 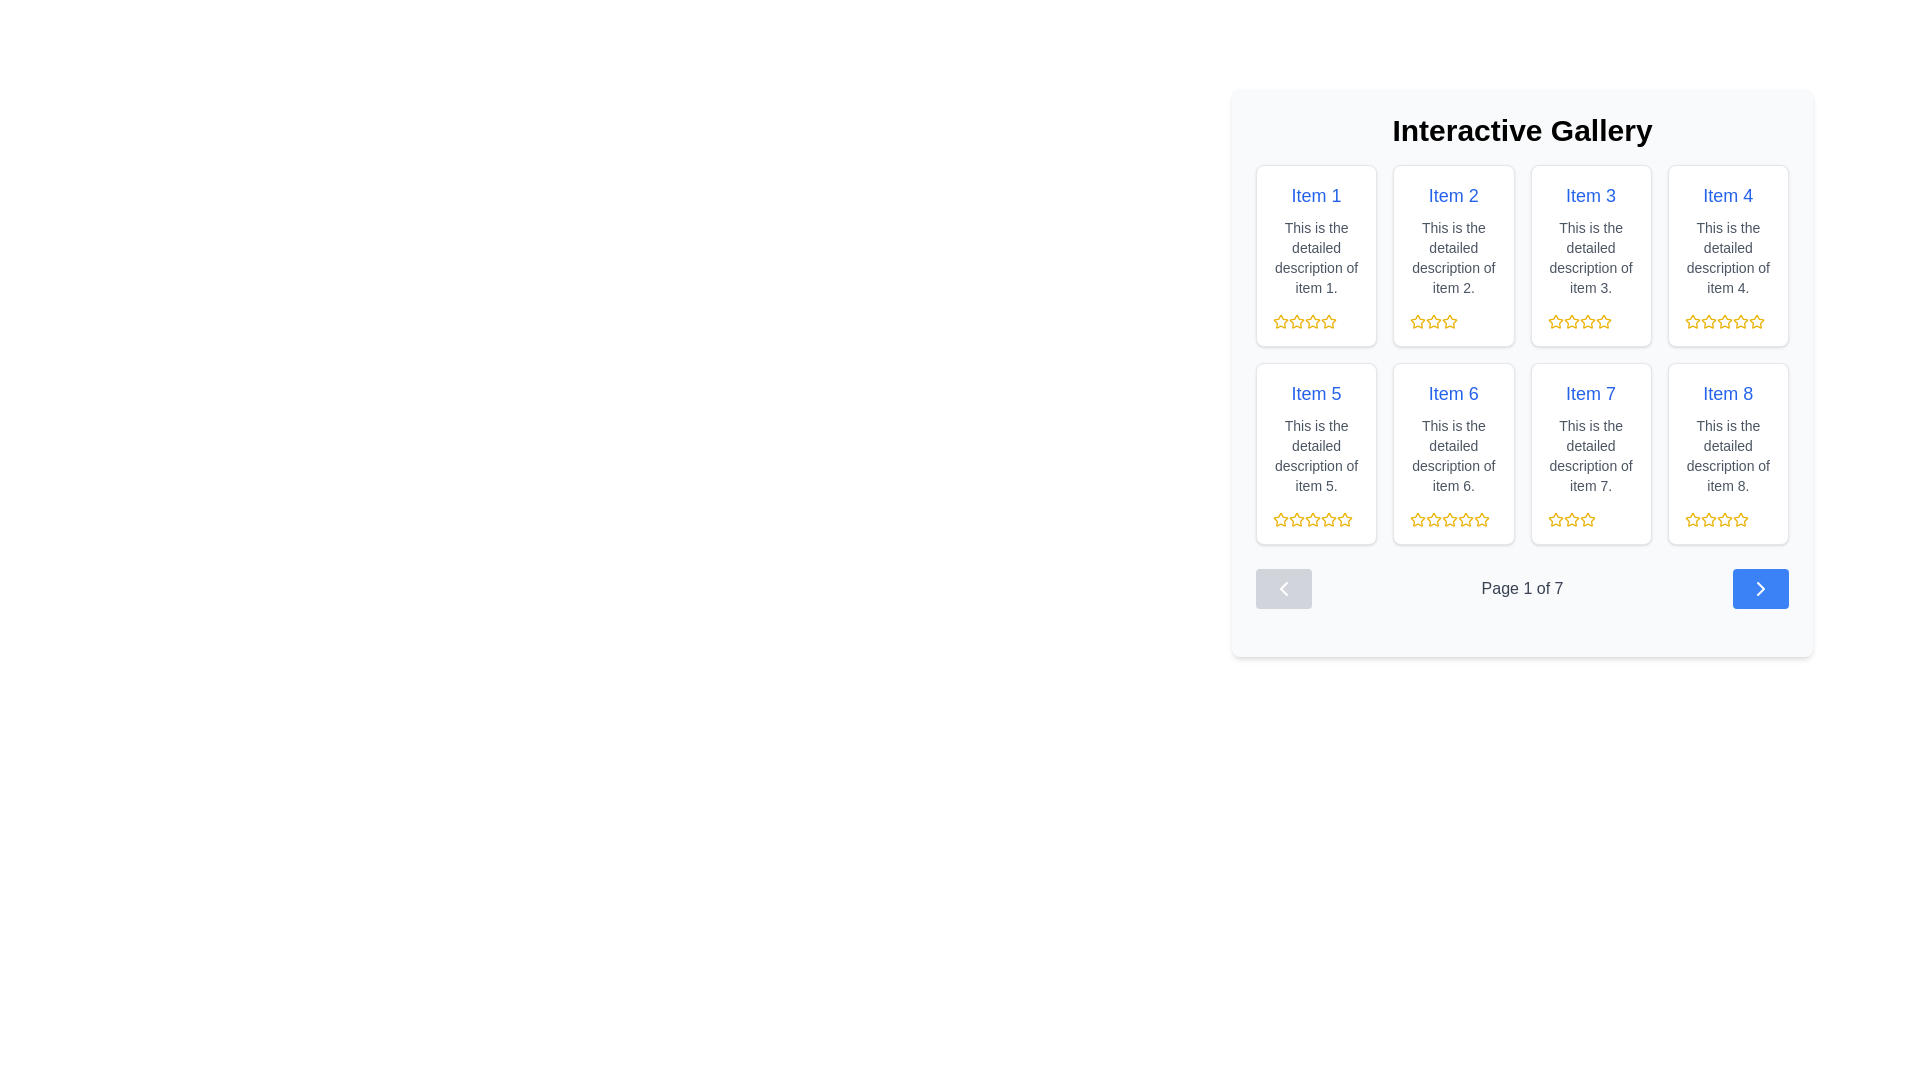 I want to click on the third star icon in the row of five stars beneath 'Item 8', so click(x=1707, y=519).